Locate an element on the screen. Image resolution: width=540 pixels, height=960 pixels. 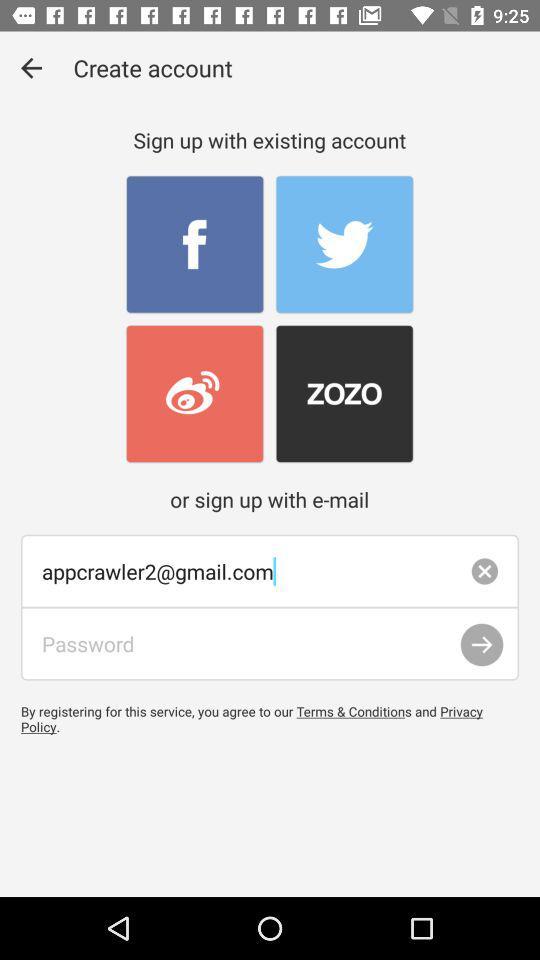
go back is located at coordinates (30, 68).